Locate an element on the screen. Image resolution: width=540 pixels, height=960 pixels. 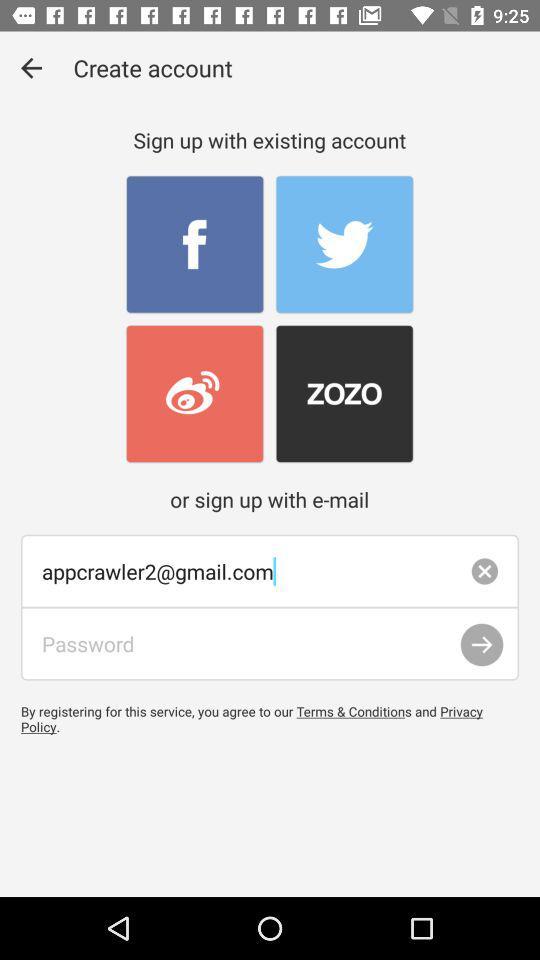
go back is located at coordinates (30, 68).